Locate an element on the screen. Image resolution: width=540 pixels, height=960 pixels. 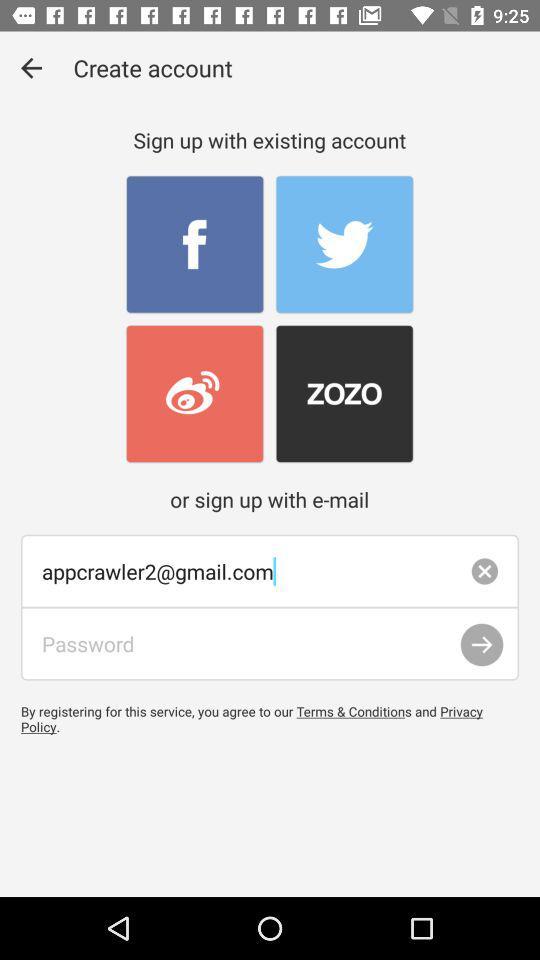
go back is located at coordinates (30, 68).